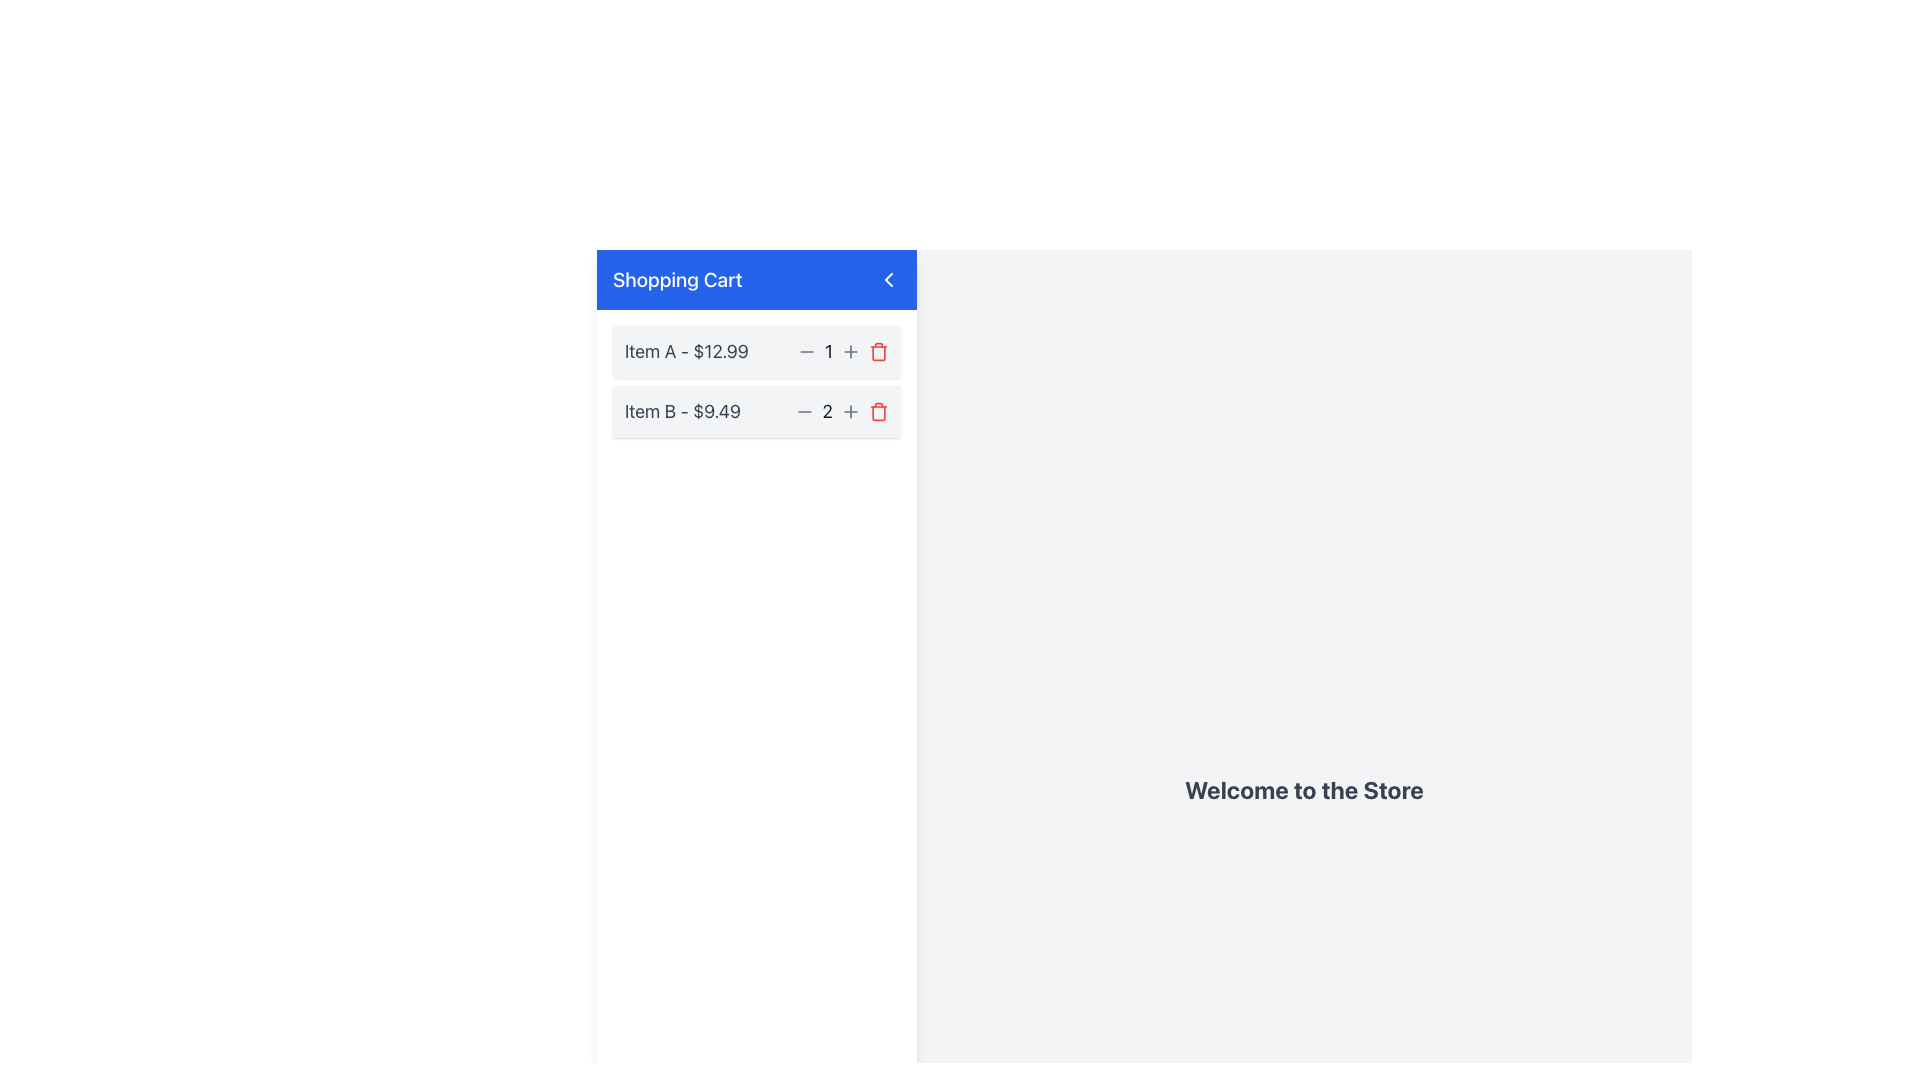 The width and height of the screenshot is (1920, 1080). What do you see at coordinates (827, 411) in the screenshot?
I see `the numeric text display showing the number '2', which is part of the decrement and increment controls for 'Item B - $9.49'` at bounding box center [827, 411].